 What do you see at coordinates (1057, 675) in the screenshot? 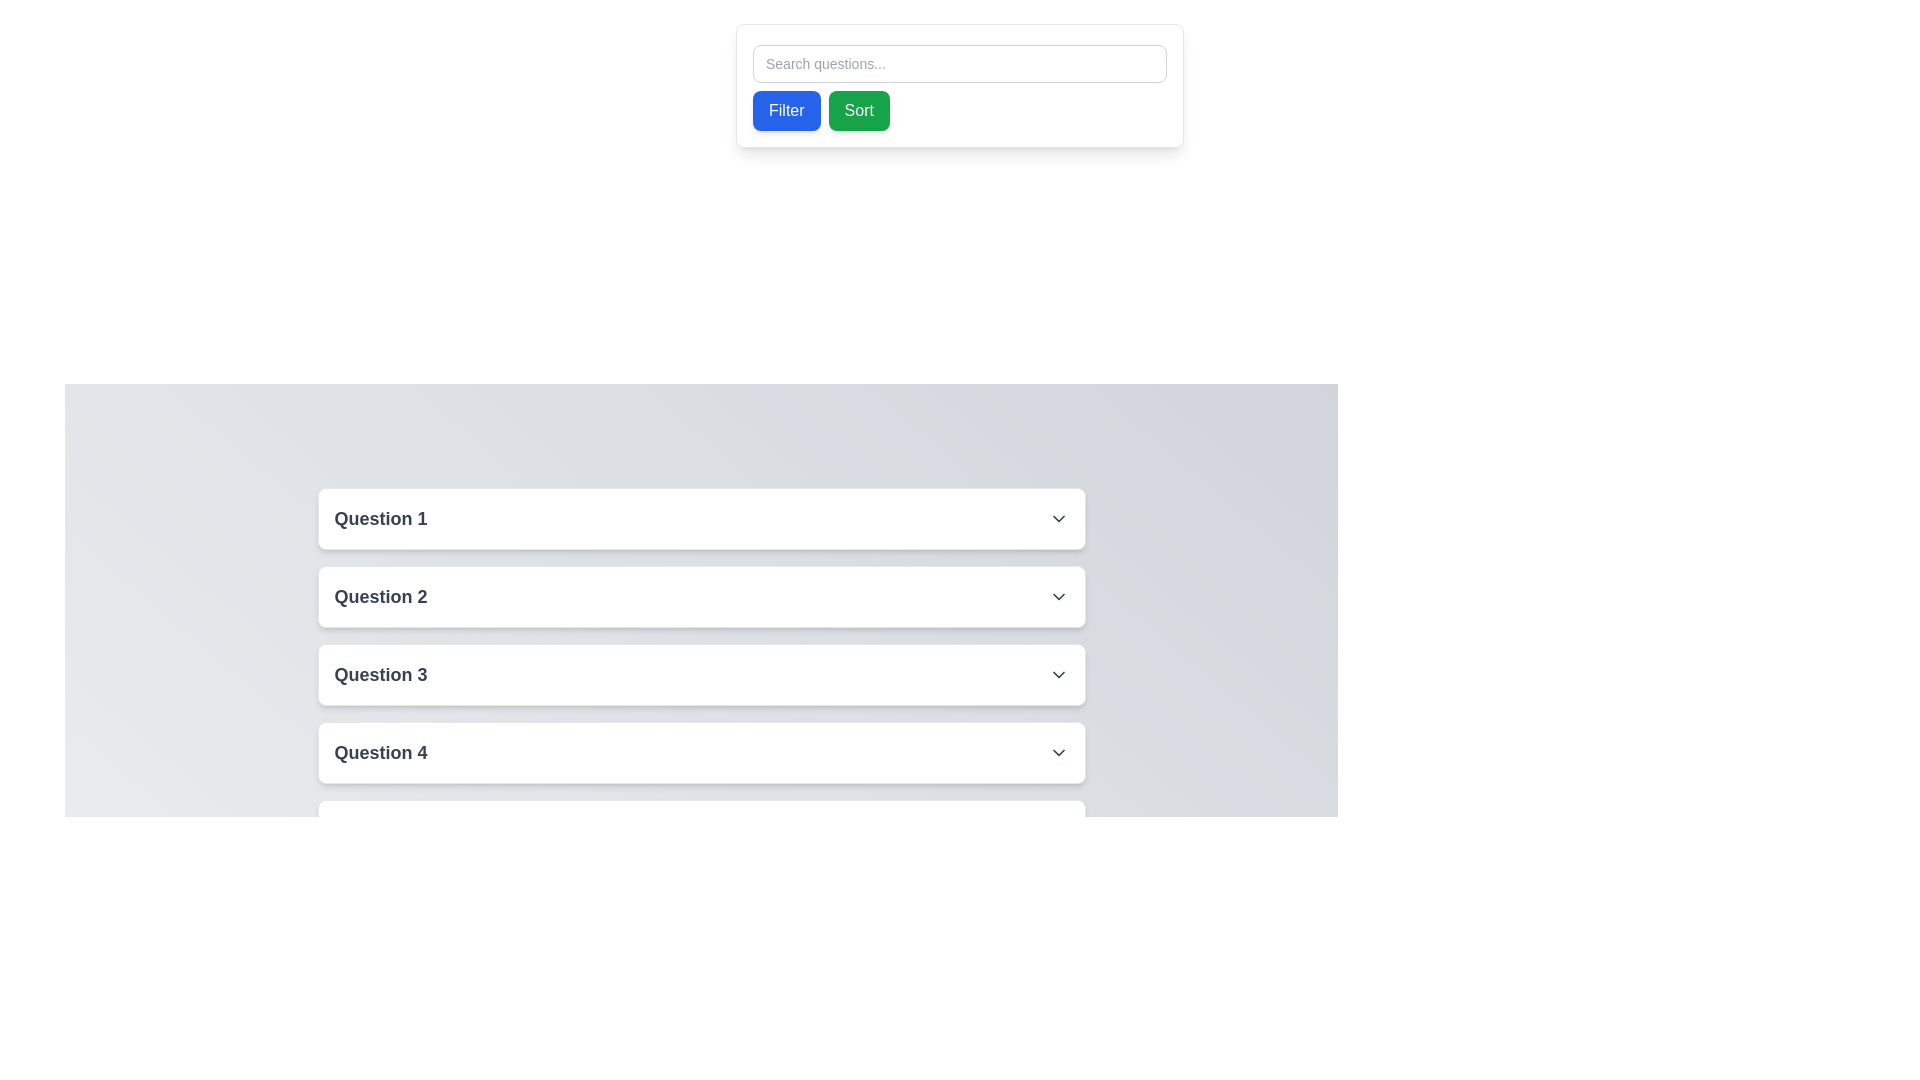
I see `the expand/collapse icon located at the far right of the 'Question 3' item` at bounding box center [1057, 675].